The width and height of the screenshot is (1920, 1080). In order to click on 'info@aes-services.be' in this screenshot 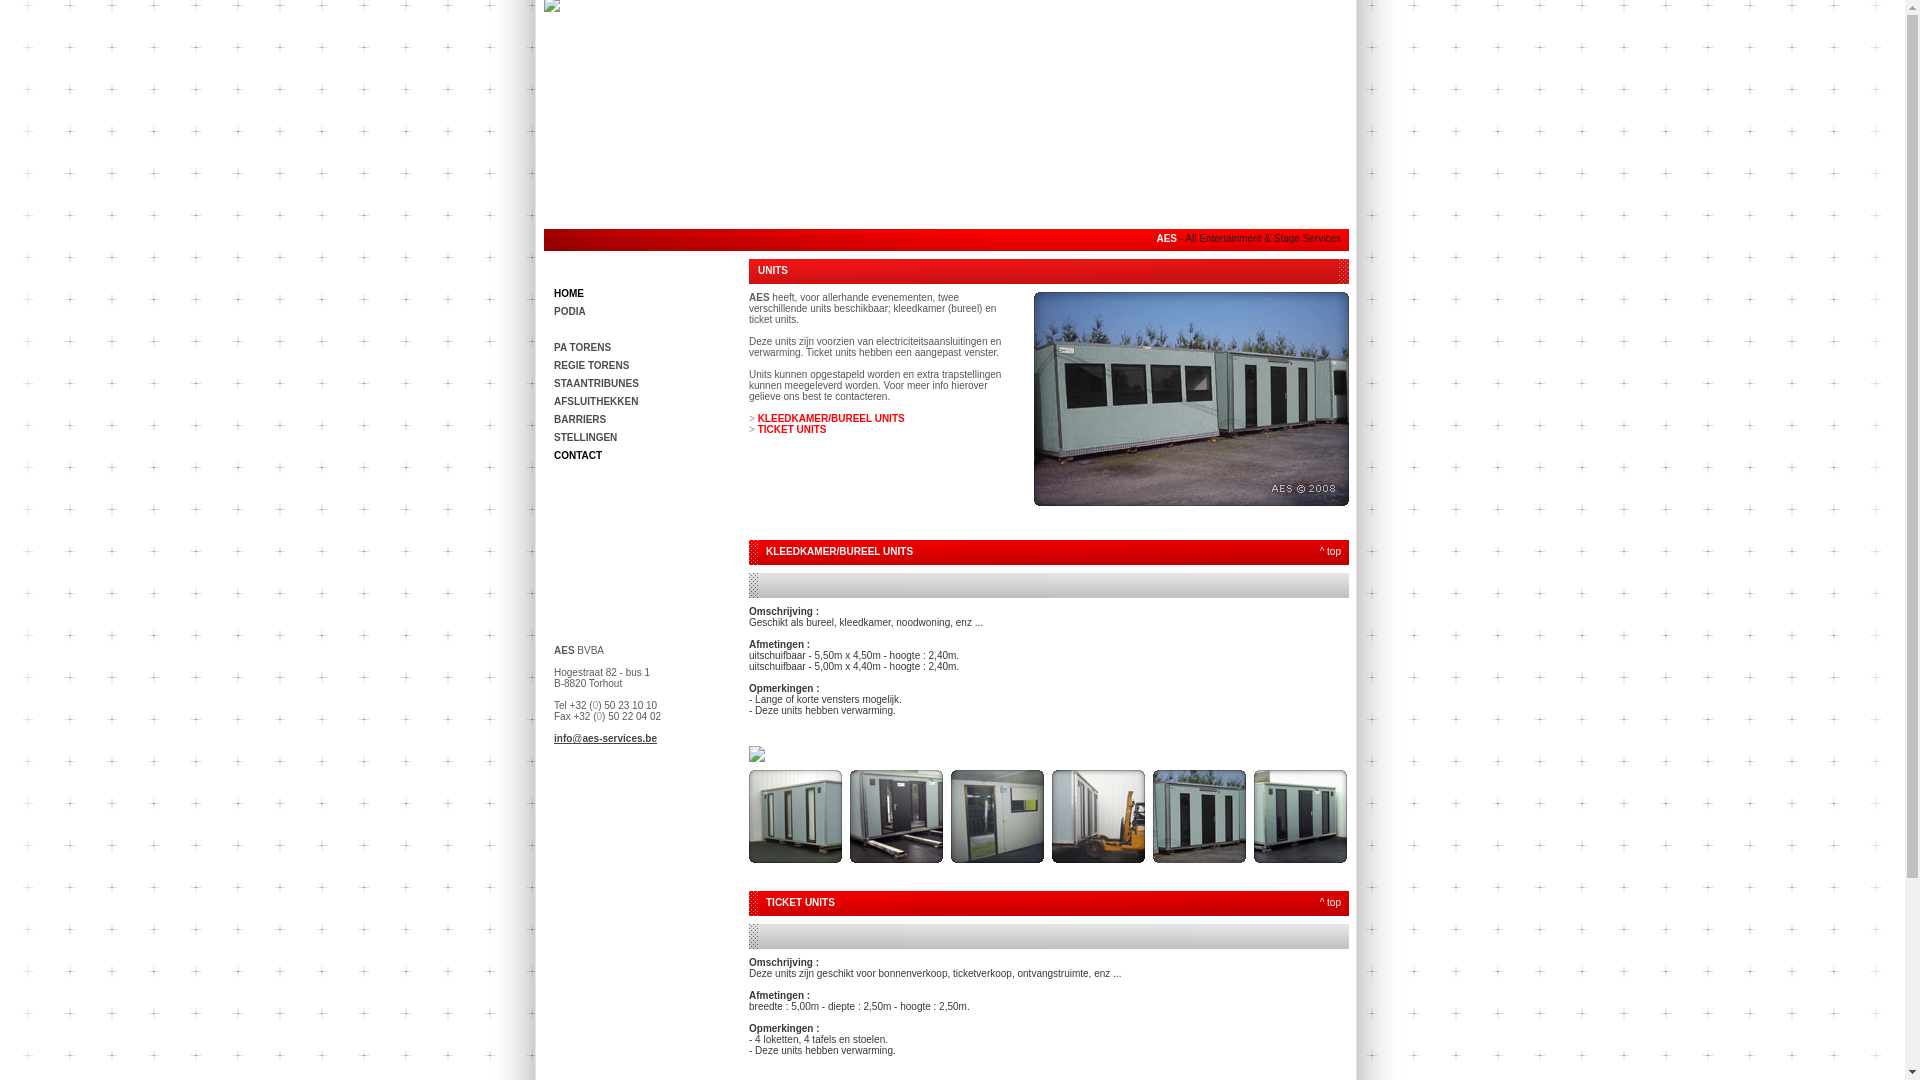, I will do `click(604, 738)`.